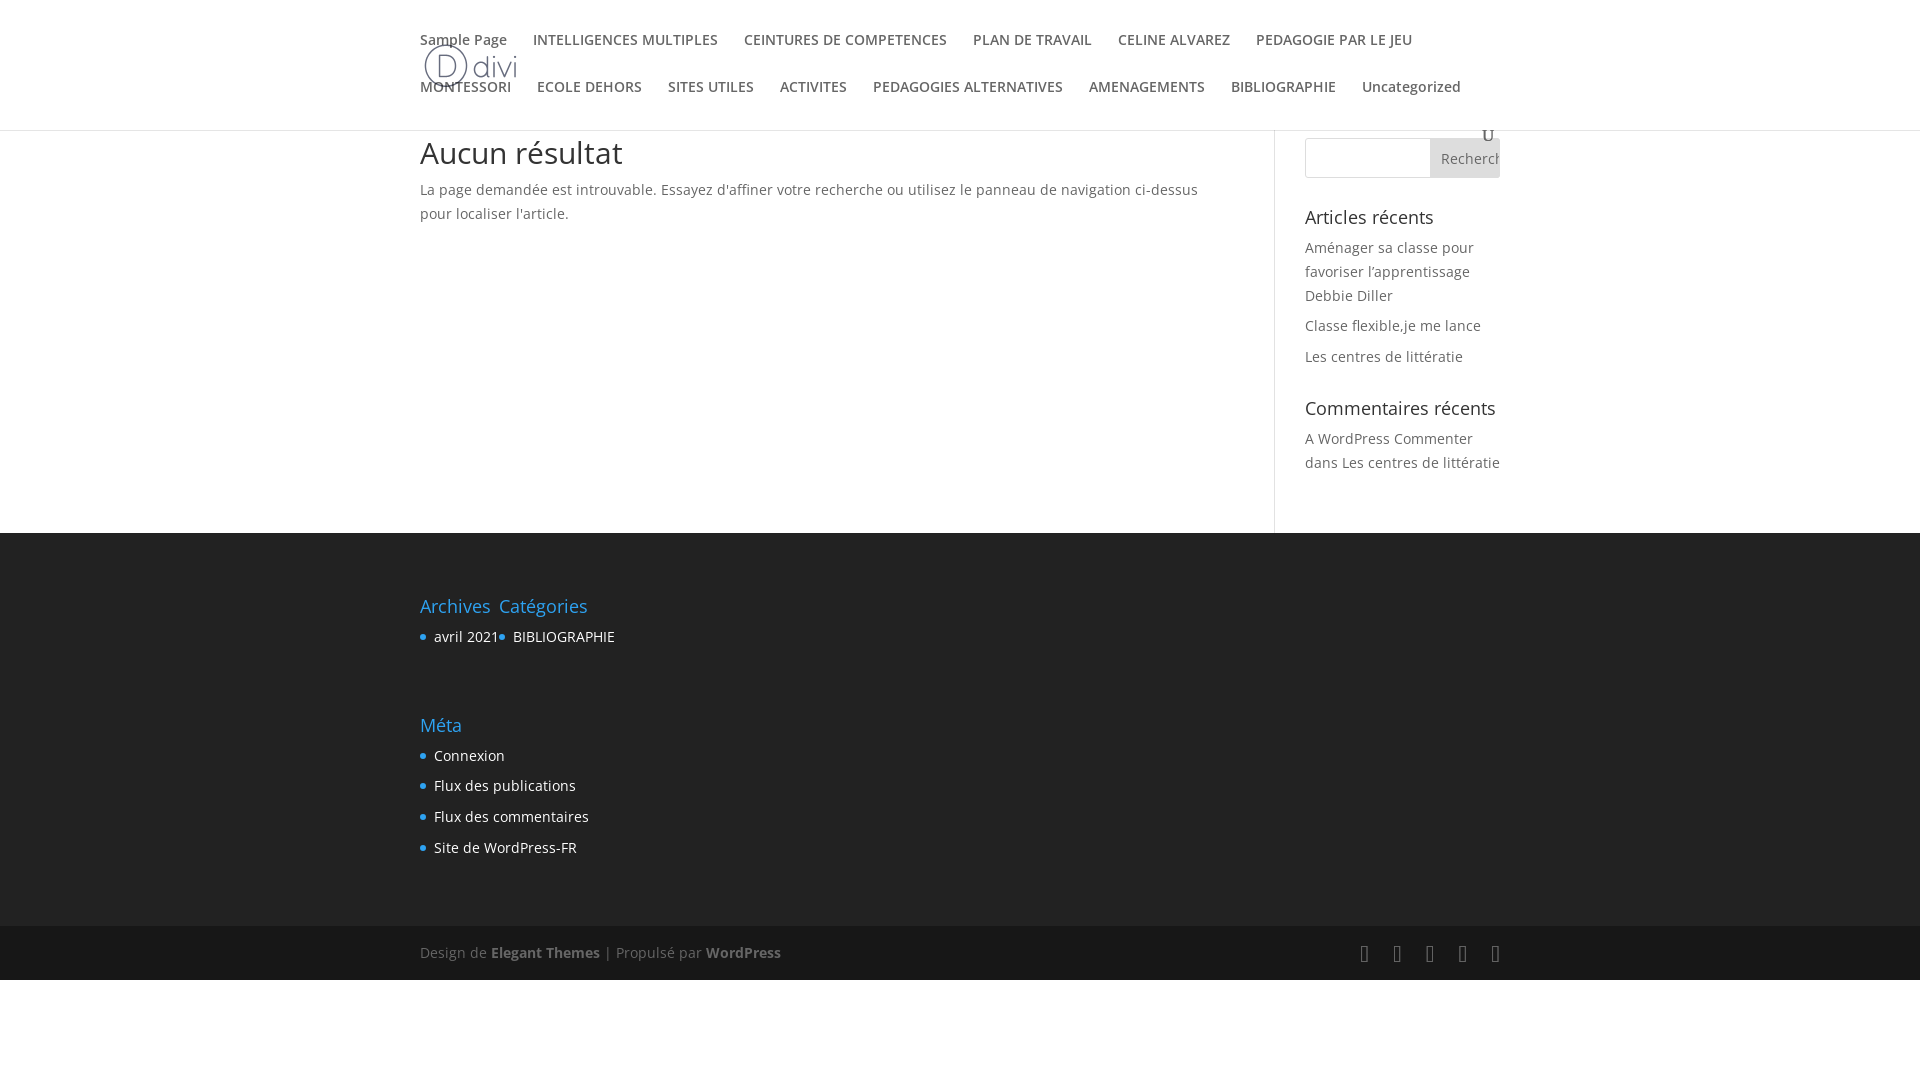  What do you see at coordinates (1088, 103) in the screenshot?
I see `'AMENAGEMENTS'` at bounding box center [1088, 103].